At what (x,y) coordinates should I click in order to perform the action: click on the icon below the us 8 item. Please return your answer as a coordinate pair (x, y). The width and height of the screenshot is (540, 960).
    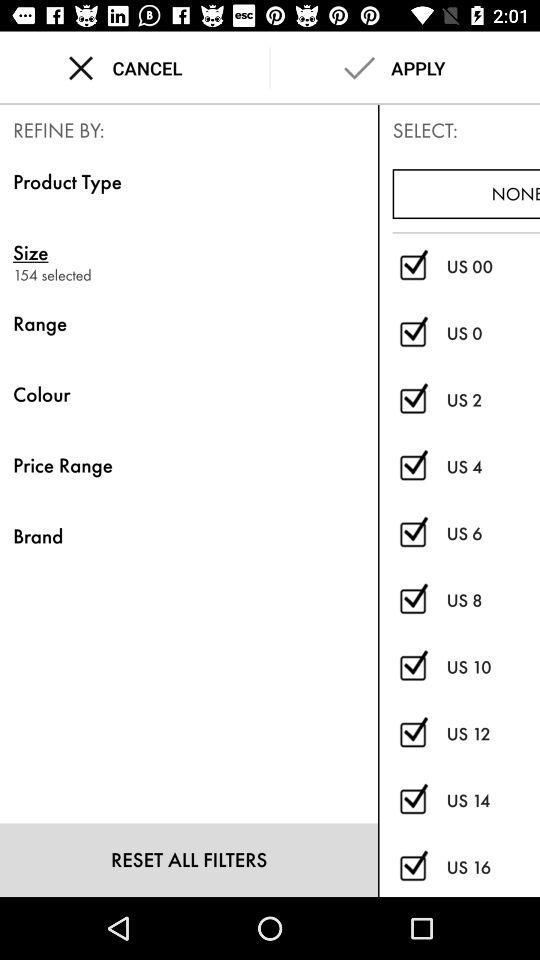
    Looking at the image, I should click on (492, 667).